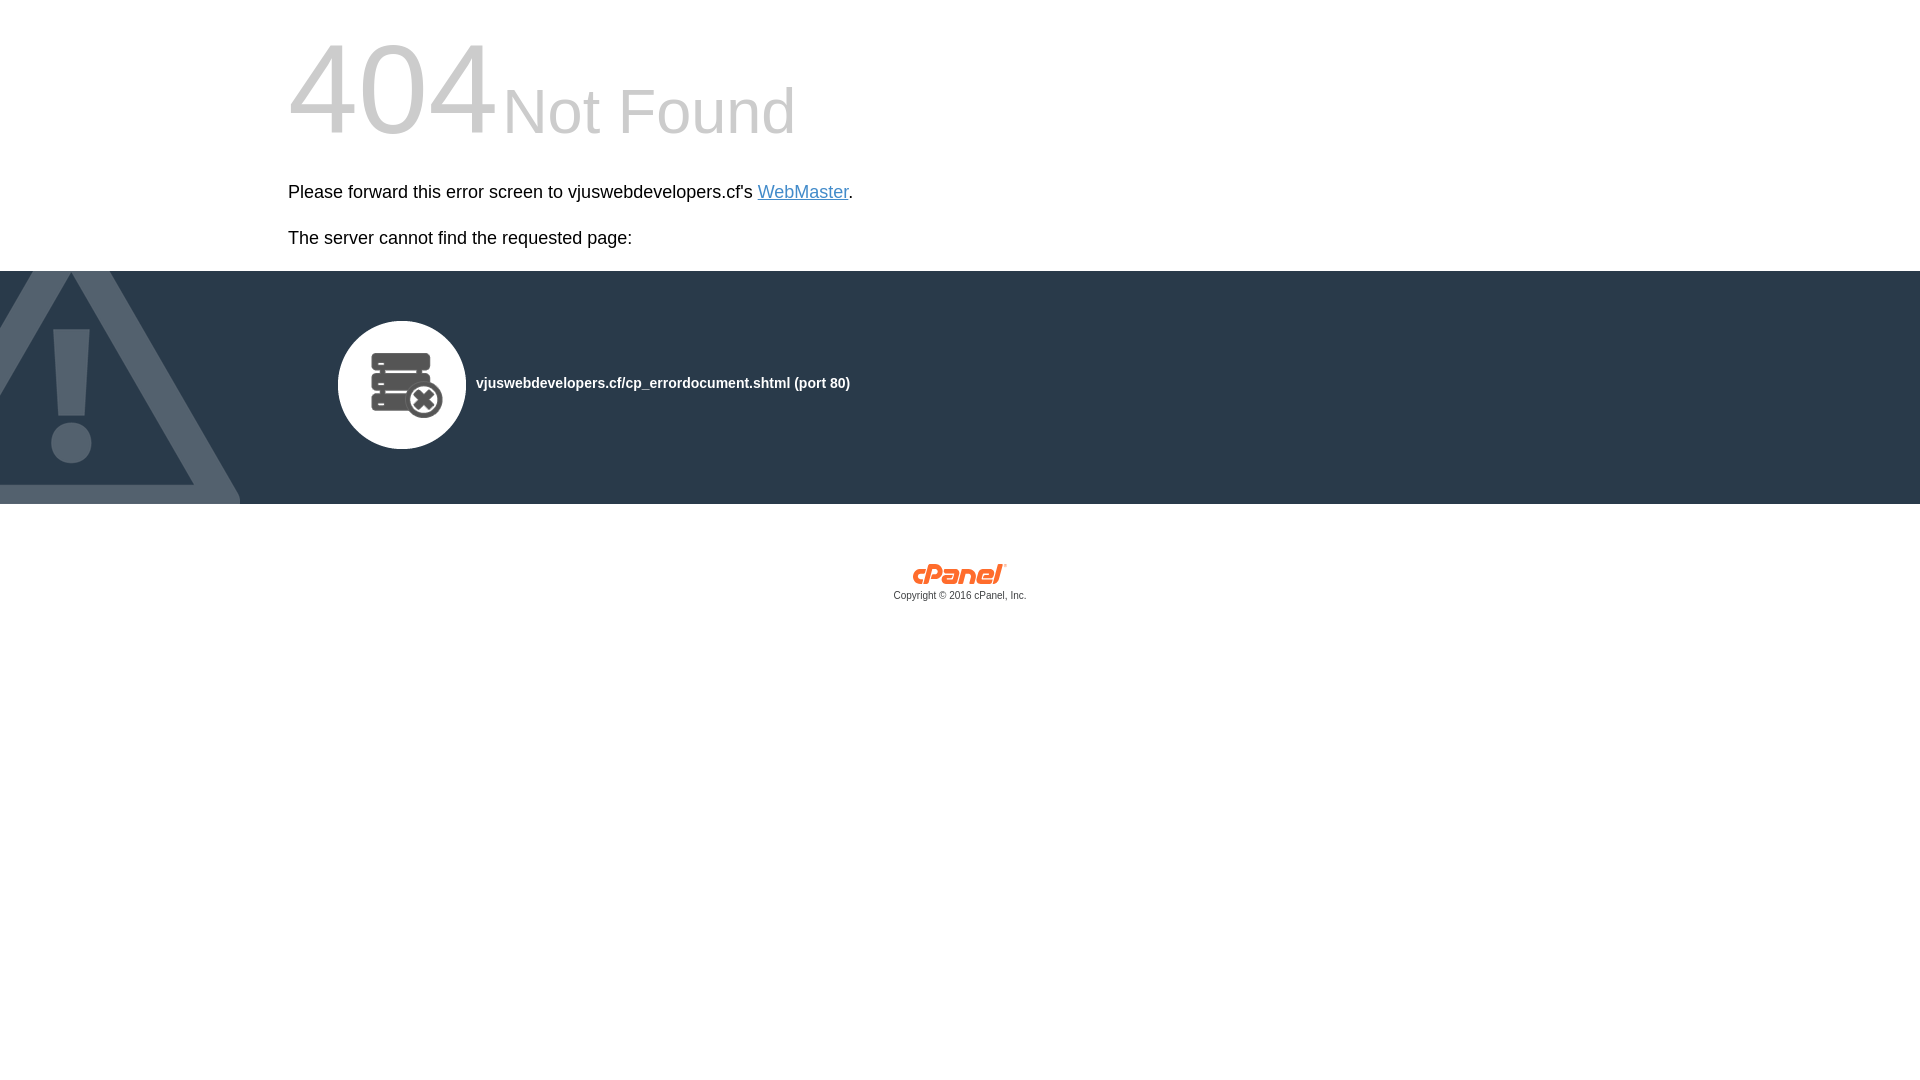 This screenshot has width=1920, height=1080. Describe the element at coordinates (803, 192) in the screenshot. I see `'WebMaster'` at that location.